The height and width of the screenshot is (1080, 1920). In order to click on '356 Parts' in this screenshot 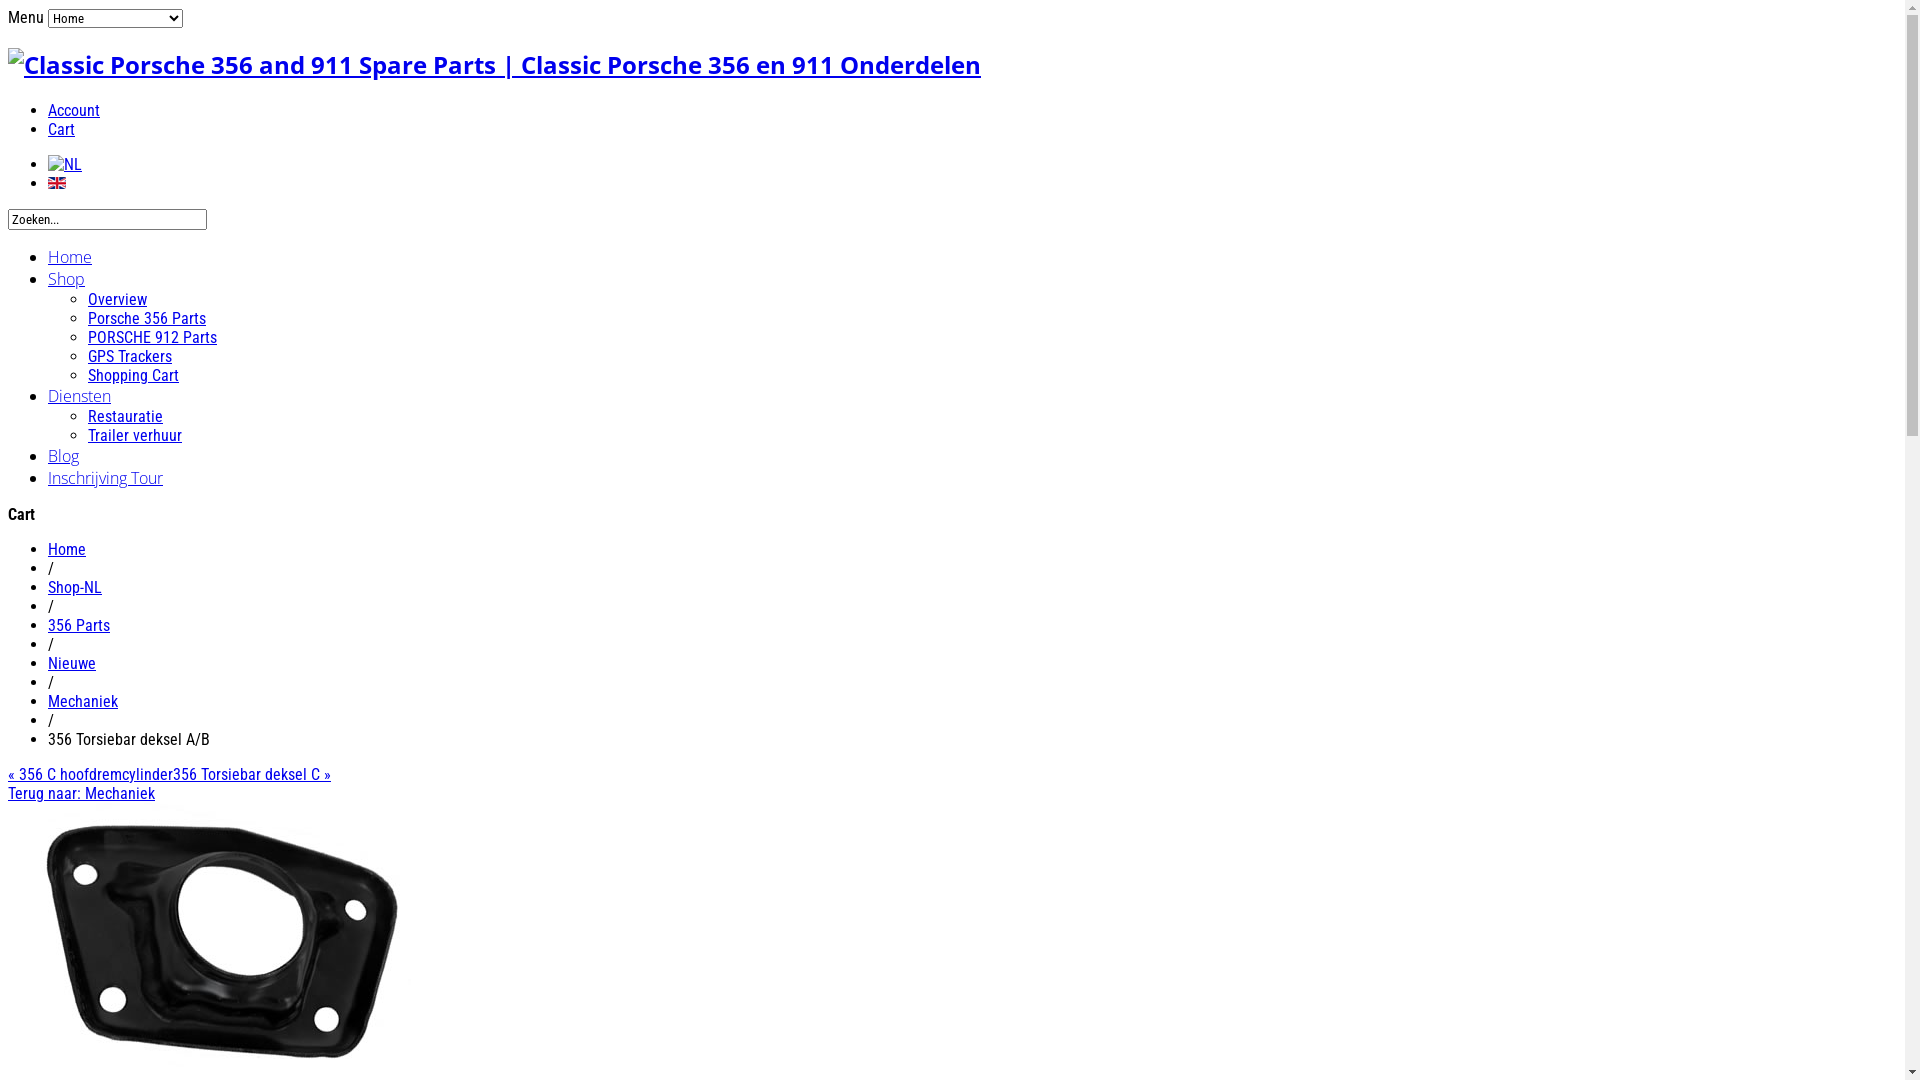, I will do `click(78, 624)`.